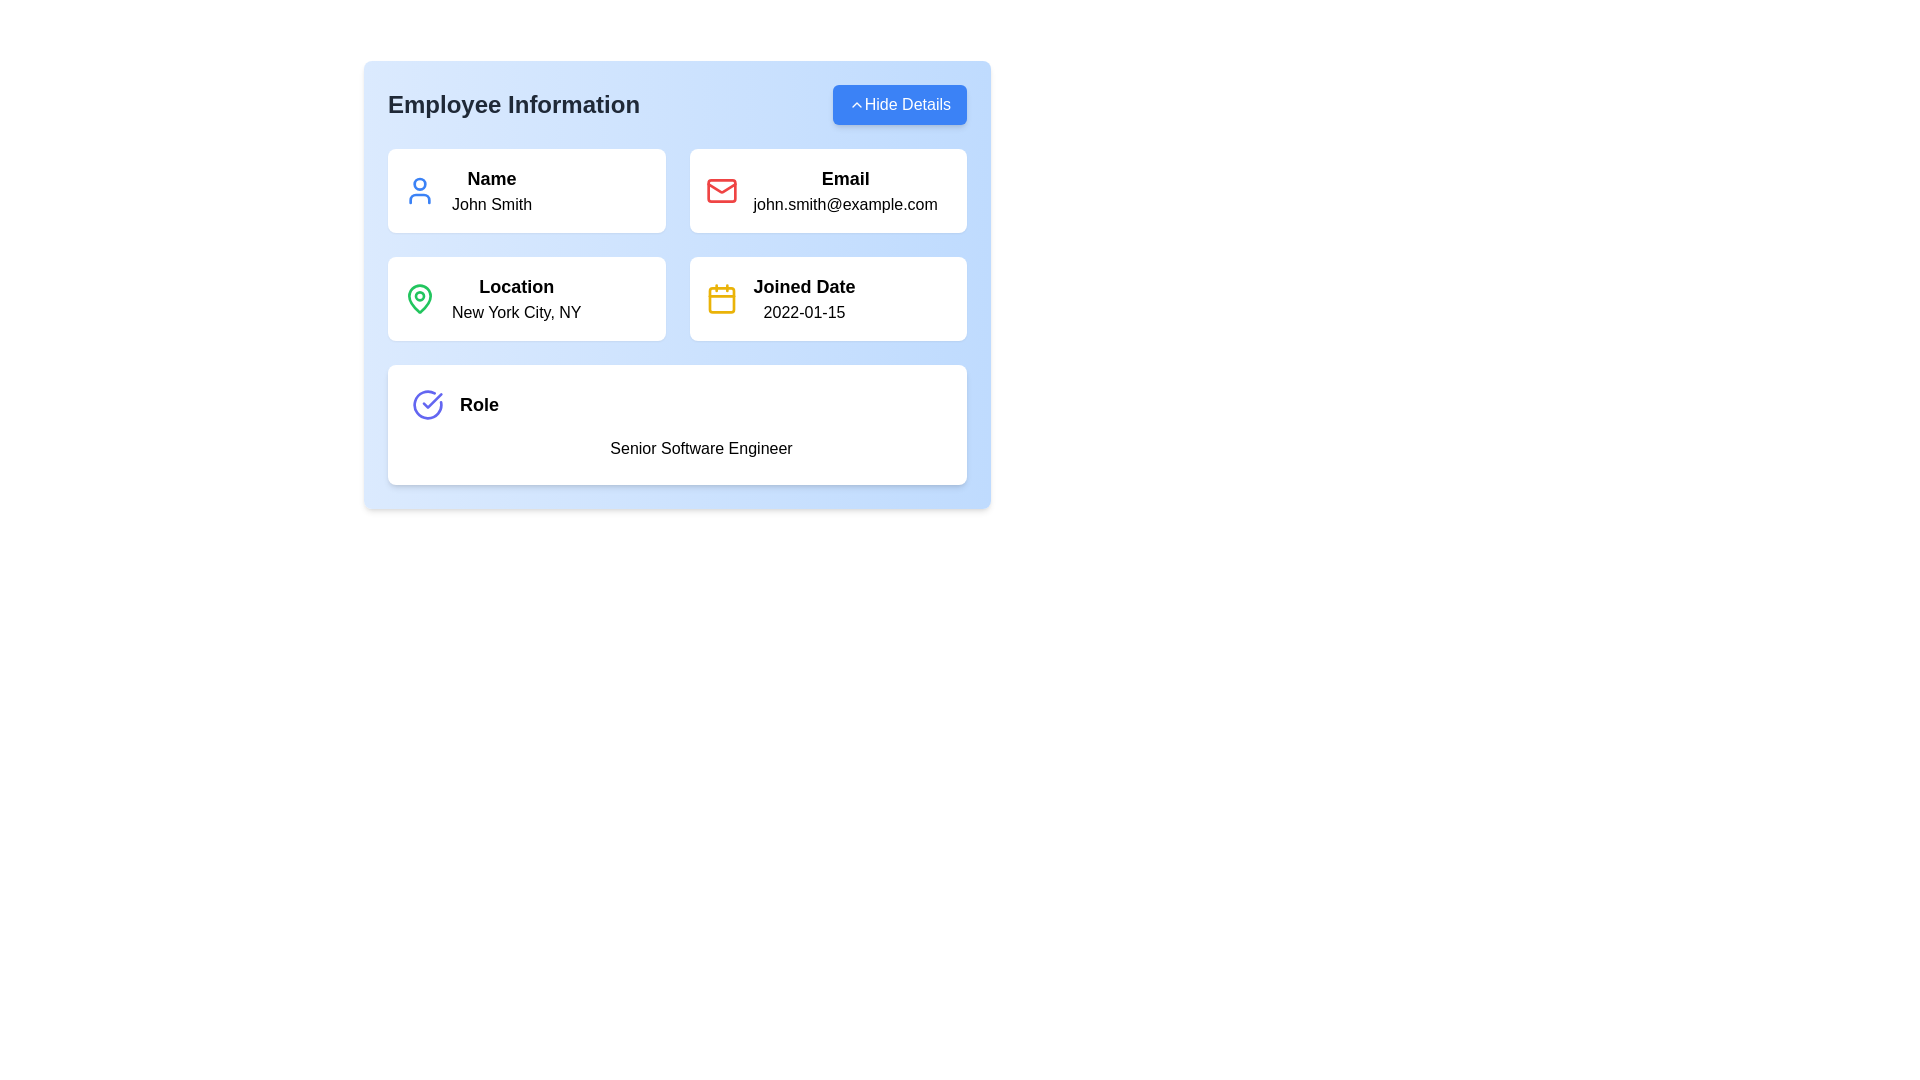 The height and width of the screenshot is (1080, 1920). I want to click on the email icon located in the second box from the top-right under 'Employee Information', which visually represents an email and is aligned to the left of the text 'Email', so click(720, 191).